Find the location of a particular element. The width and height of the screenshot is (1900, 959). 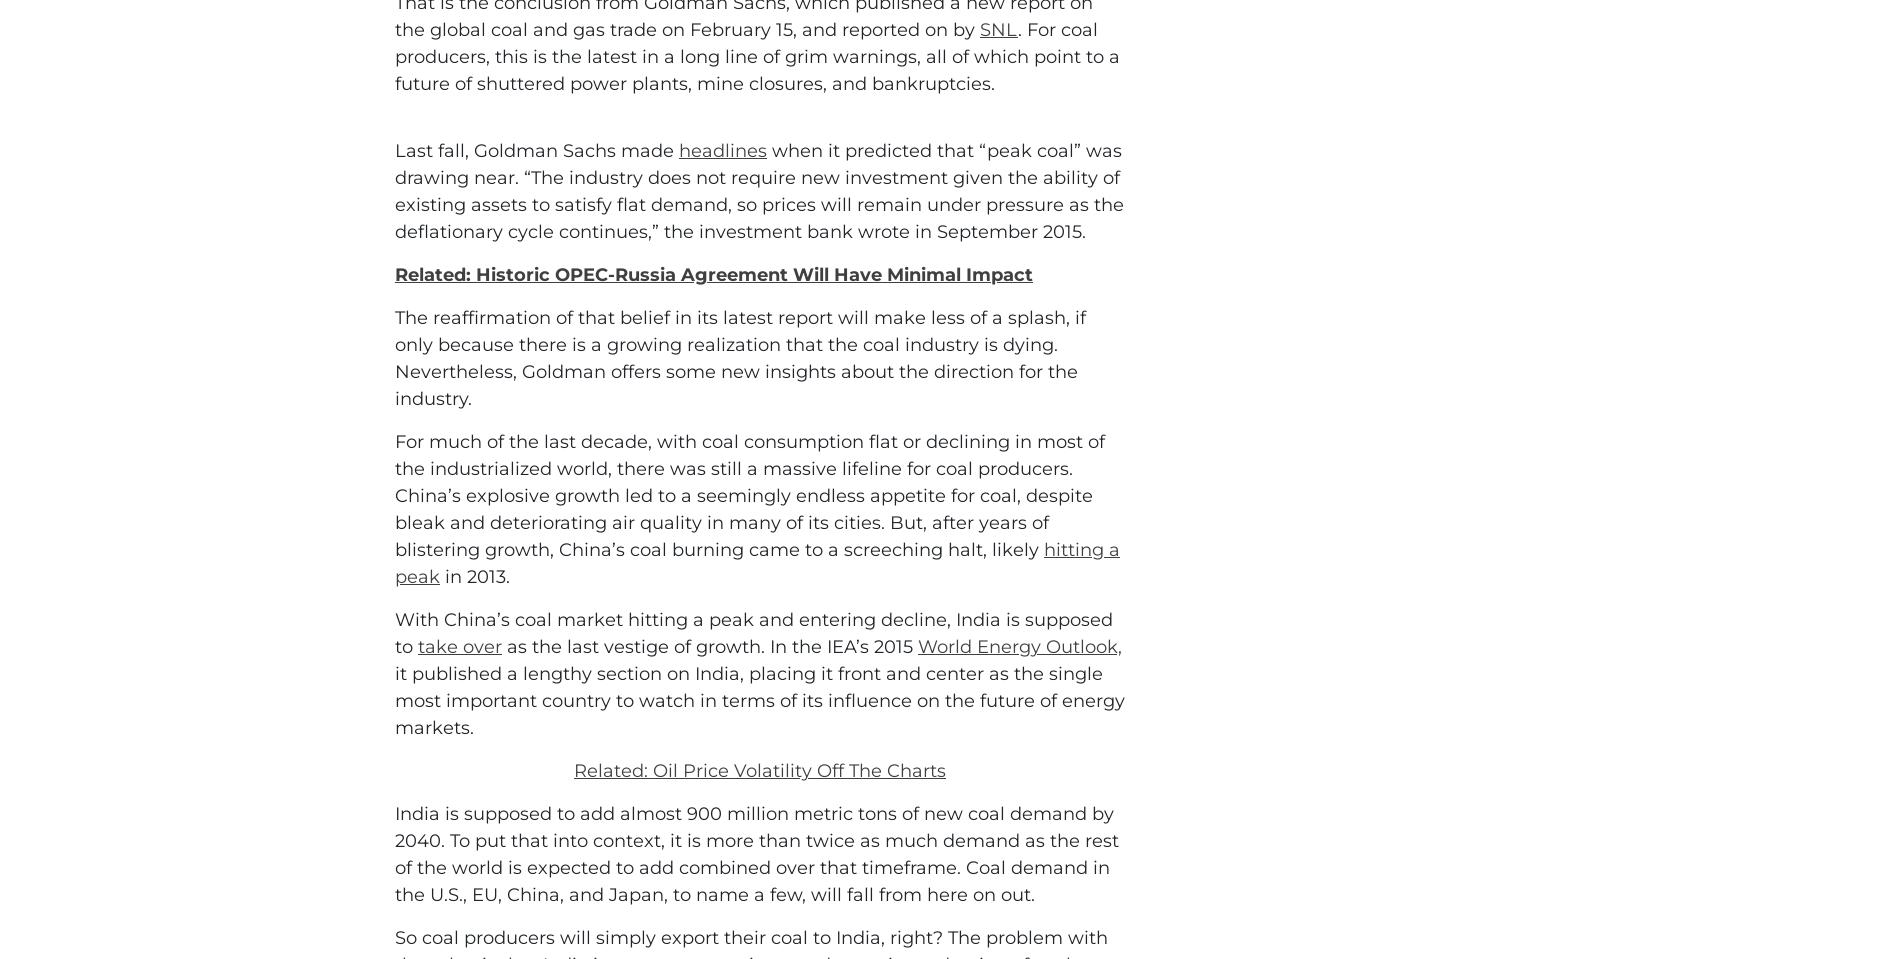

'World Energy Outlook,' is located at coordinates (1019, 735).